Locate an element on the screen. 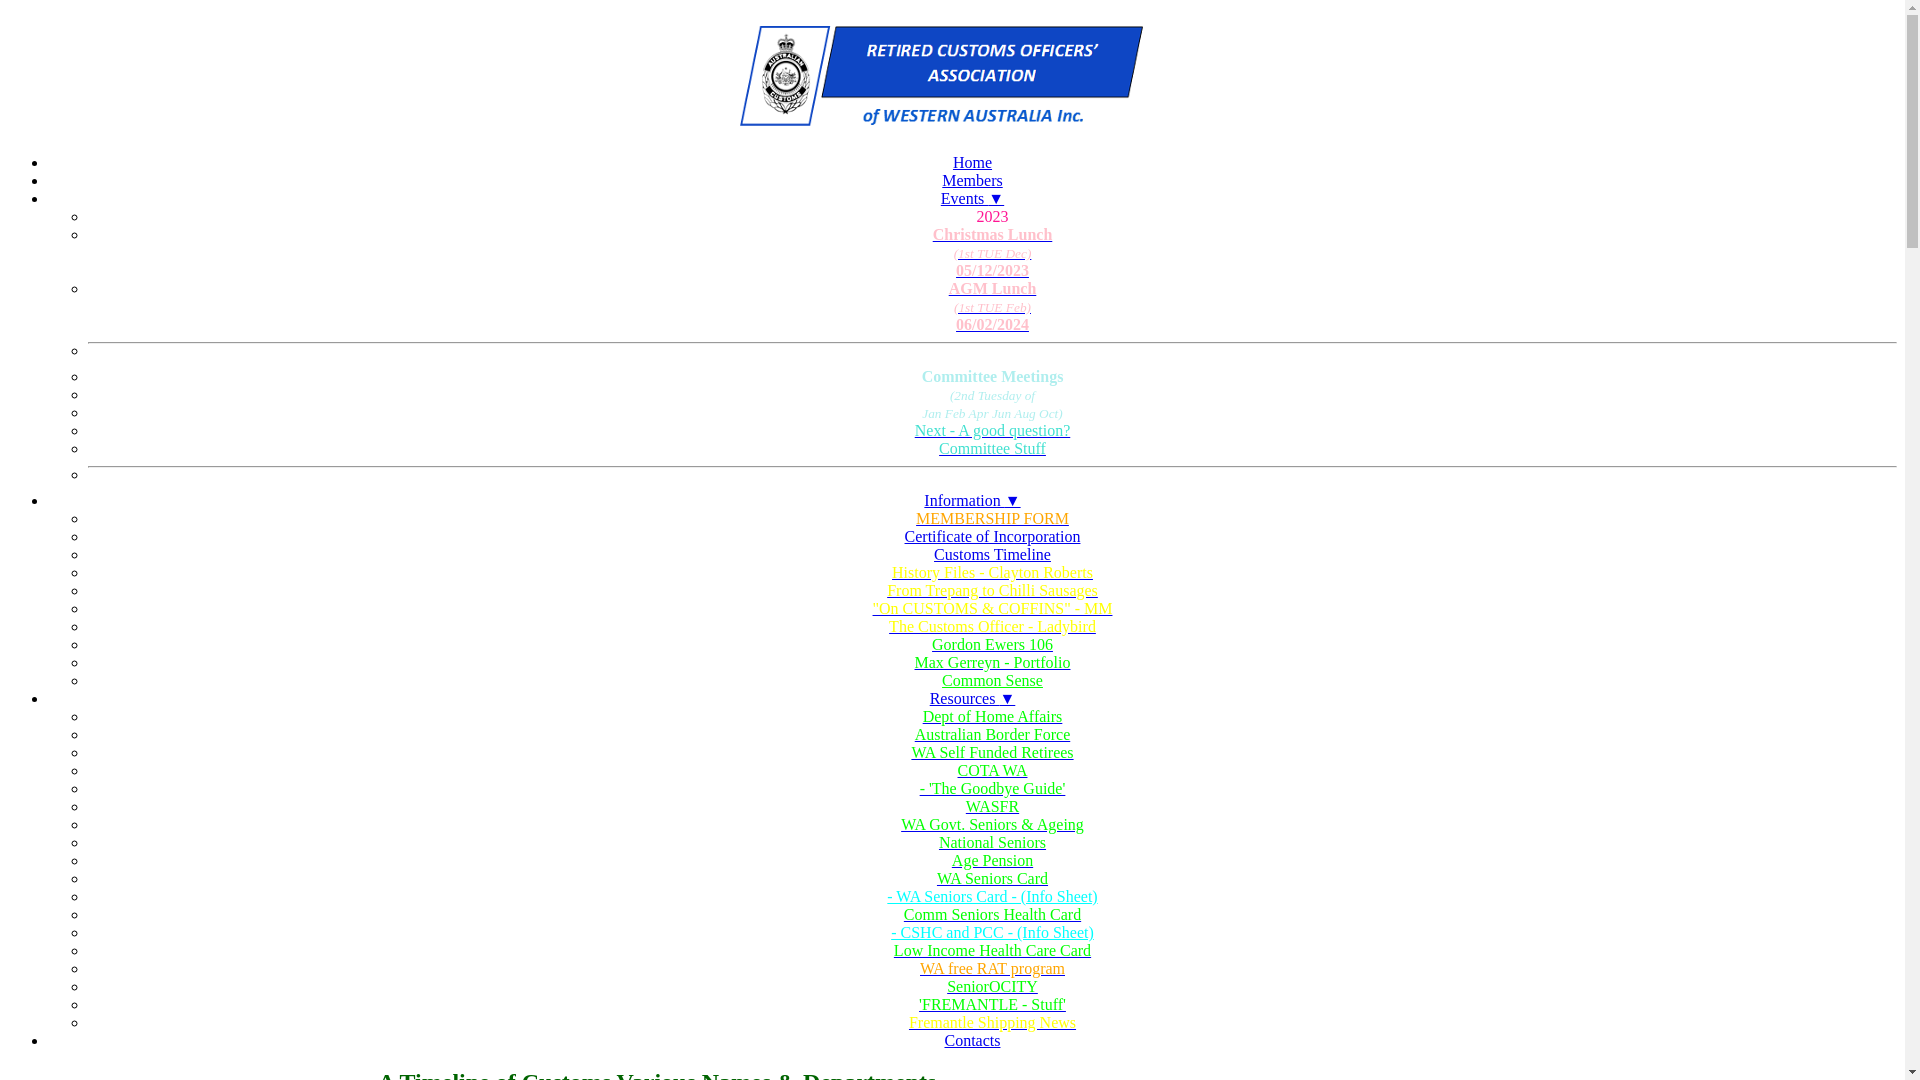 The image size is (1920, 1080). 'From Trepang to Chilli Sausages' is located at coordinates (992, 589).